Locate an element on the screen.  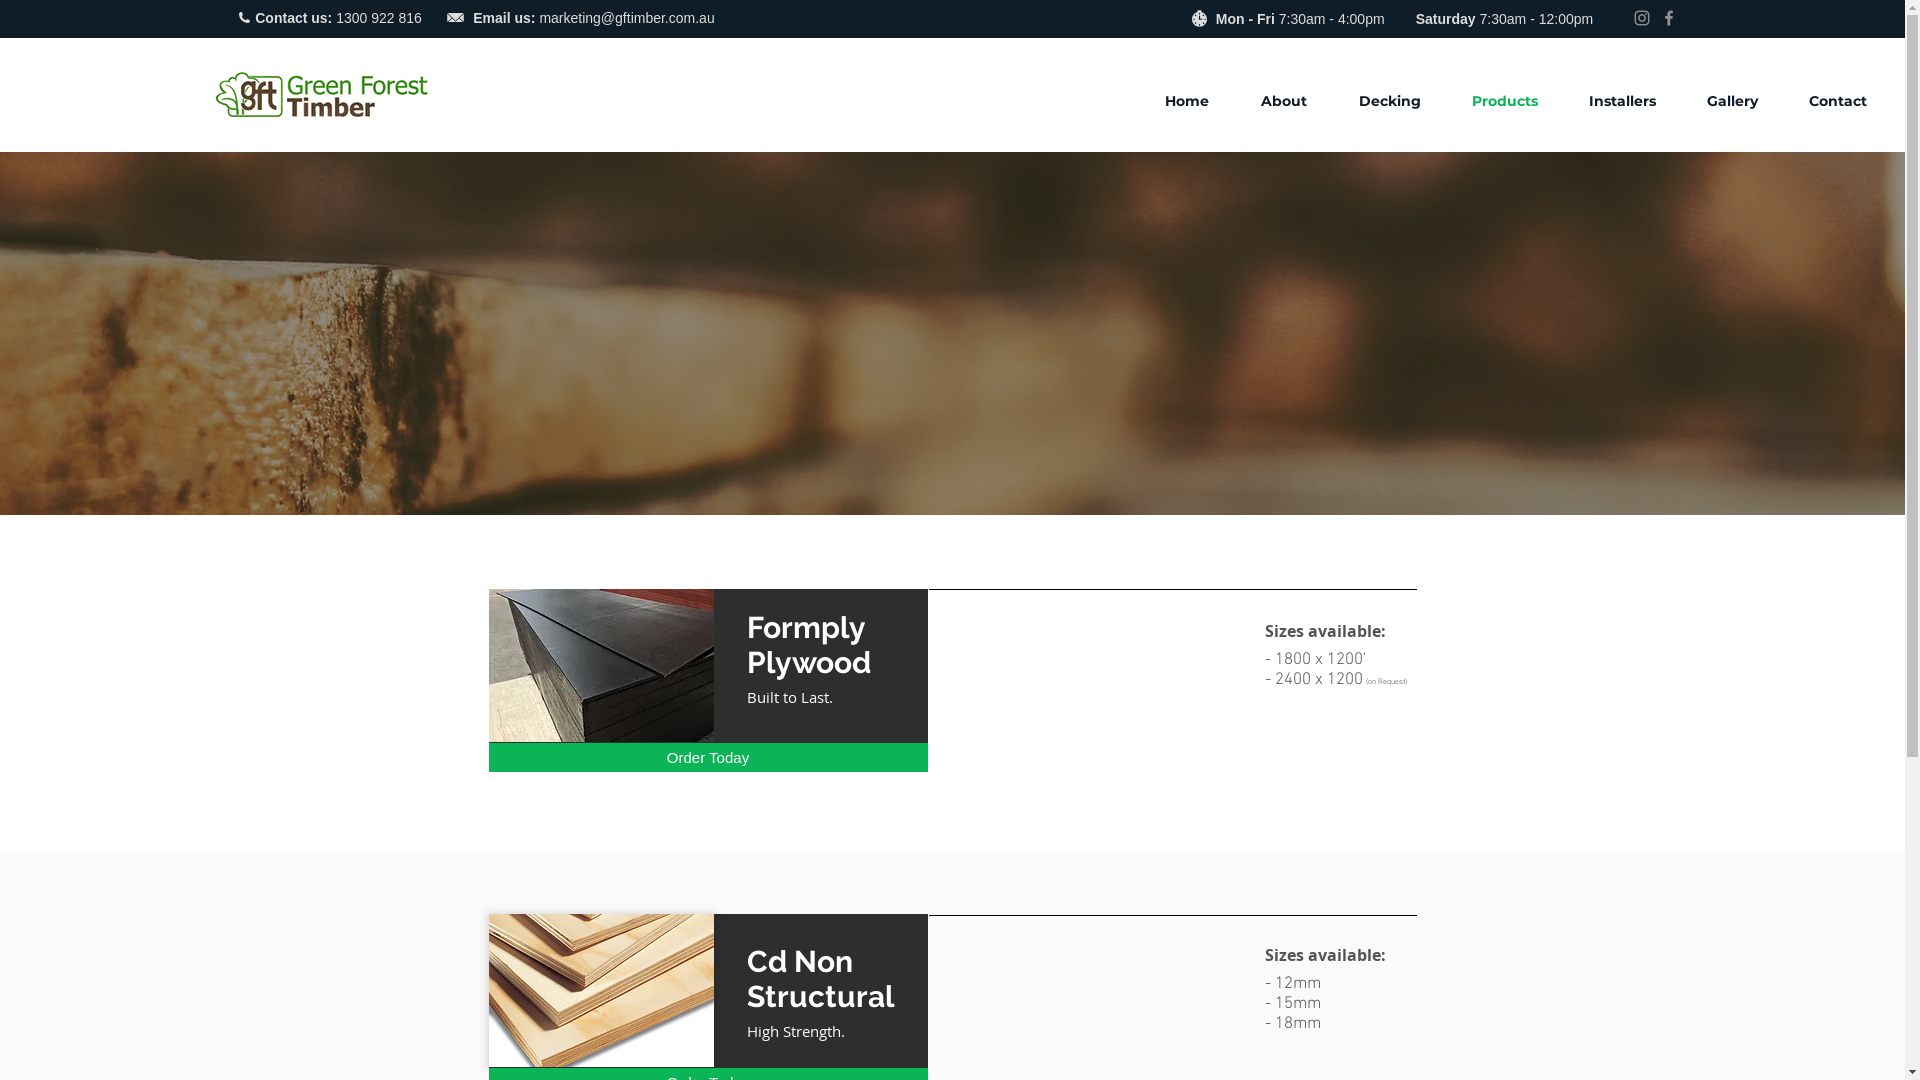
'Saturday 7:30am - 12:00pm' is located at coordinates (1504, 18).